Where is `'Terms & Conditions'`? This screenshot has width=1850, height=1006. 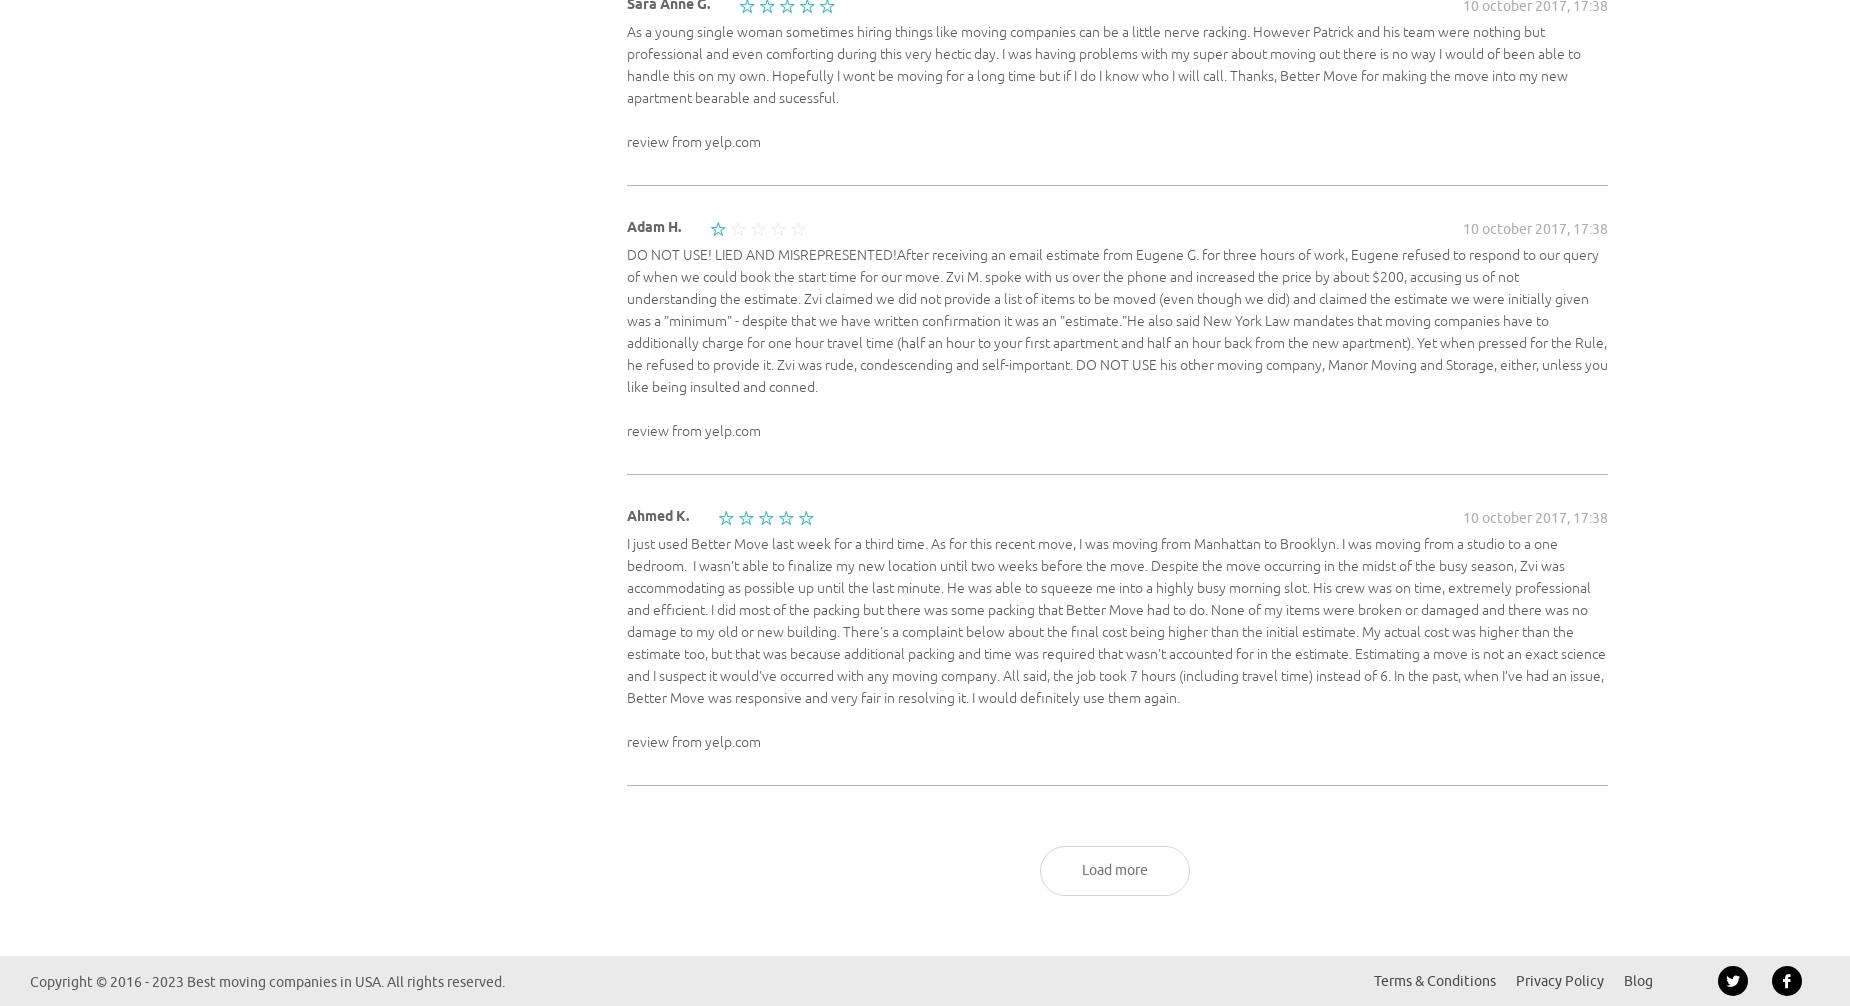 'Terms & Conditions' is located at coordinates (1435, 980).